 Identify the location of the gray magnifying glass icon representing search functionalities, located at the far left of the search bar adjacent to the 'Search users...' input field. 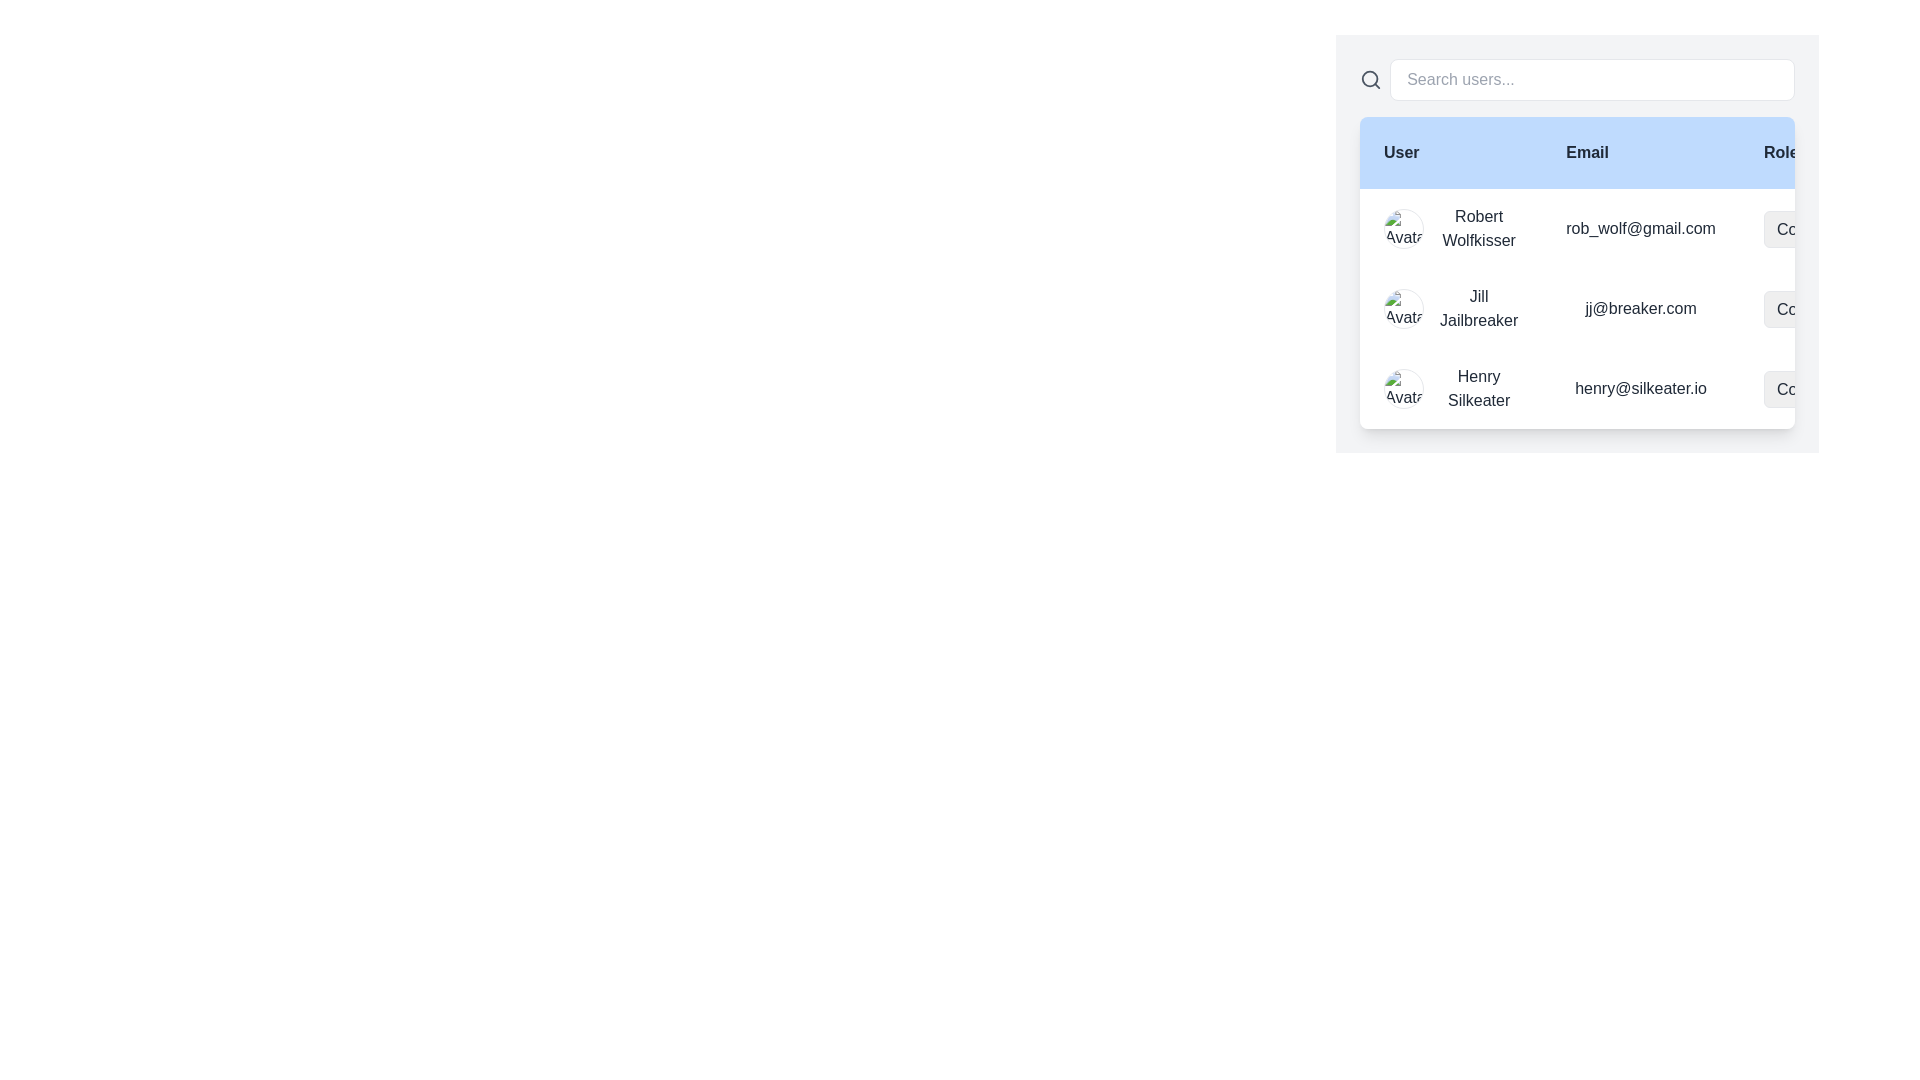
(1370, 79).